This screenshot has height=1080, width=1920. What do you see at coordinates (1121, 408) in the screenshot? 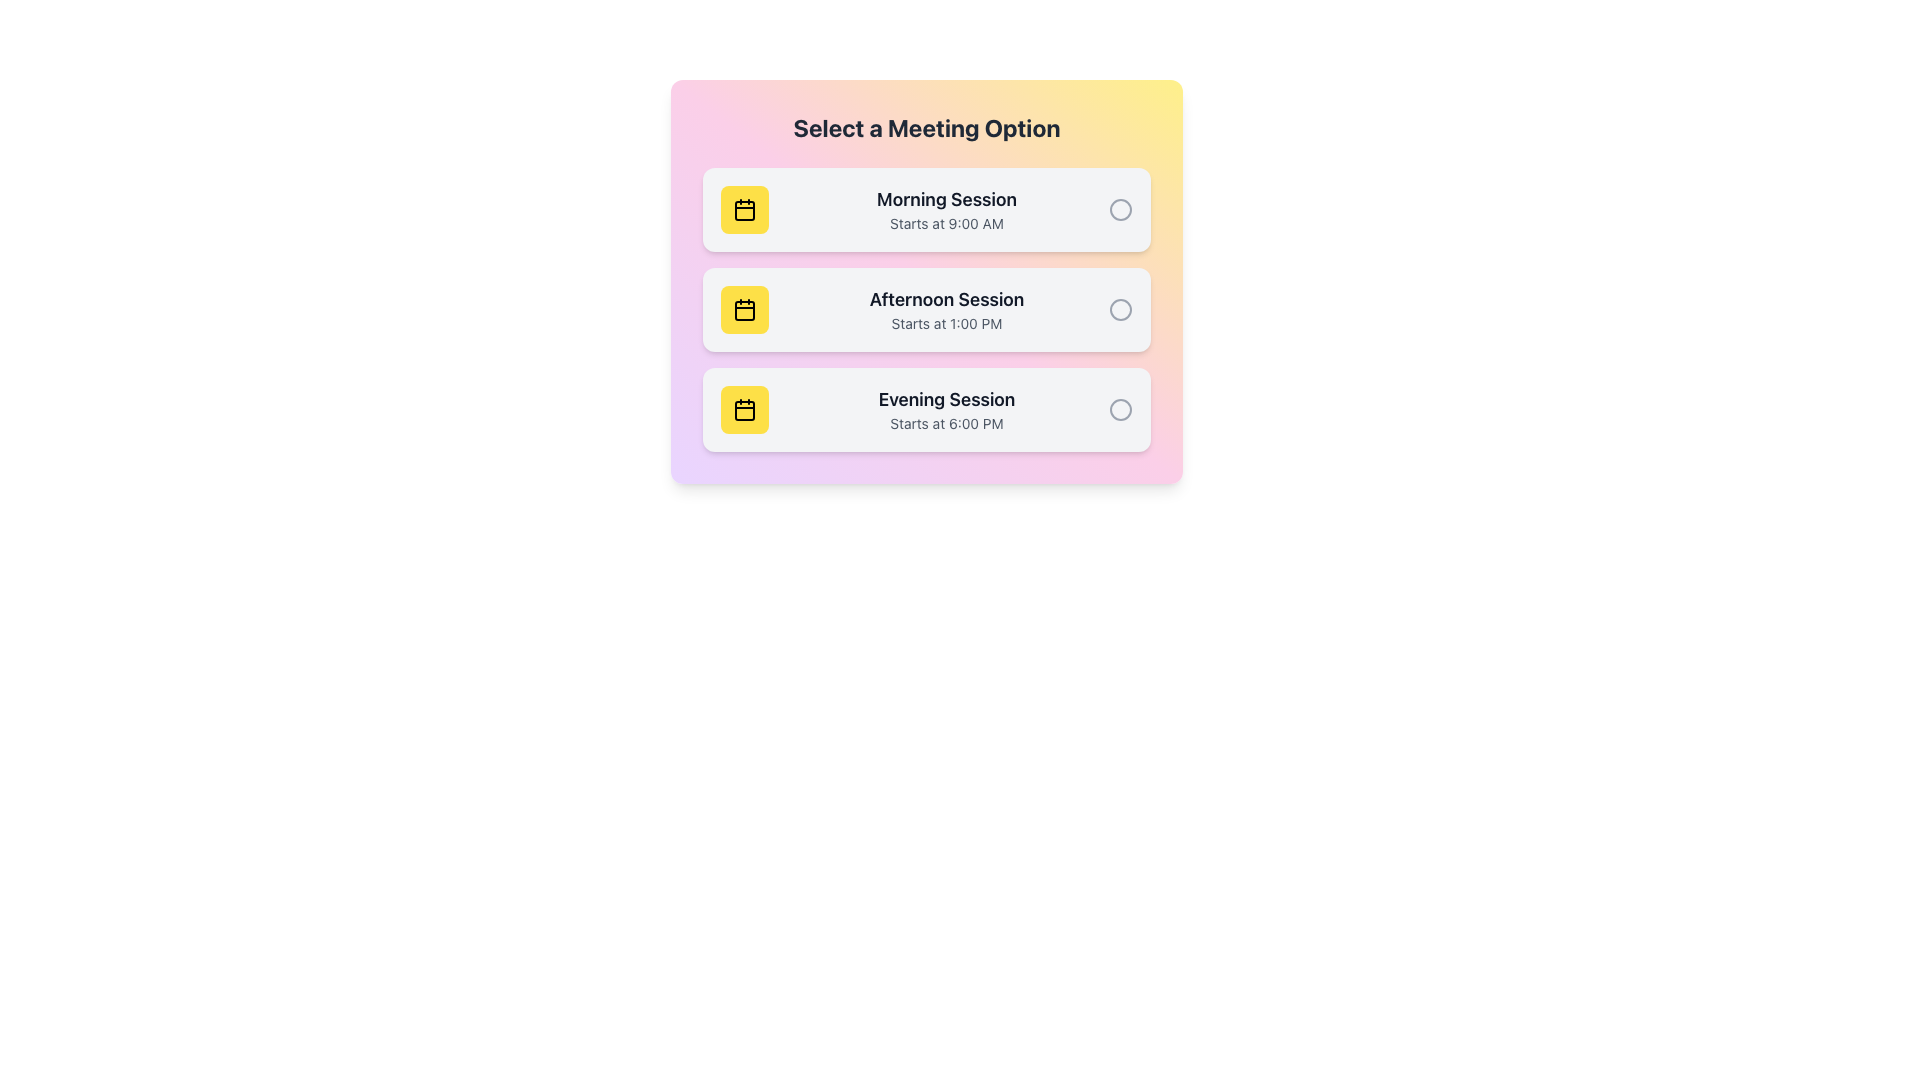
I see `the inactive radio button represented by a small circular icon with a gray border, located to the far right of the 'Evening Session' entry in the meeting options list` at bounding box center [1121, 408].